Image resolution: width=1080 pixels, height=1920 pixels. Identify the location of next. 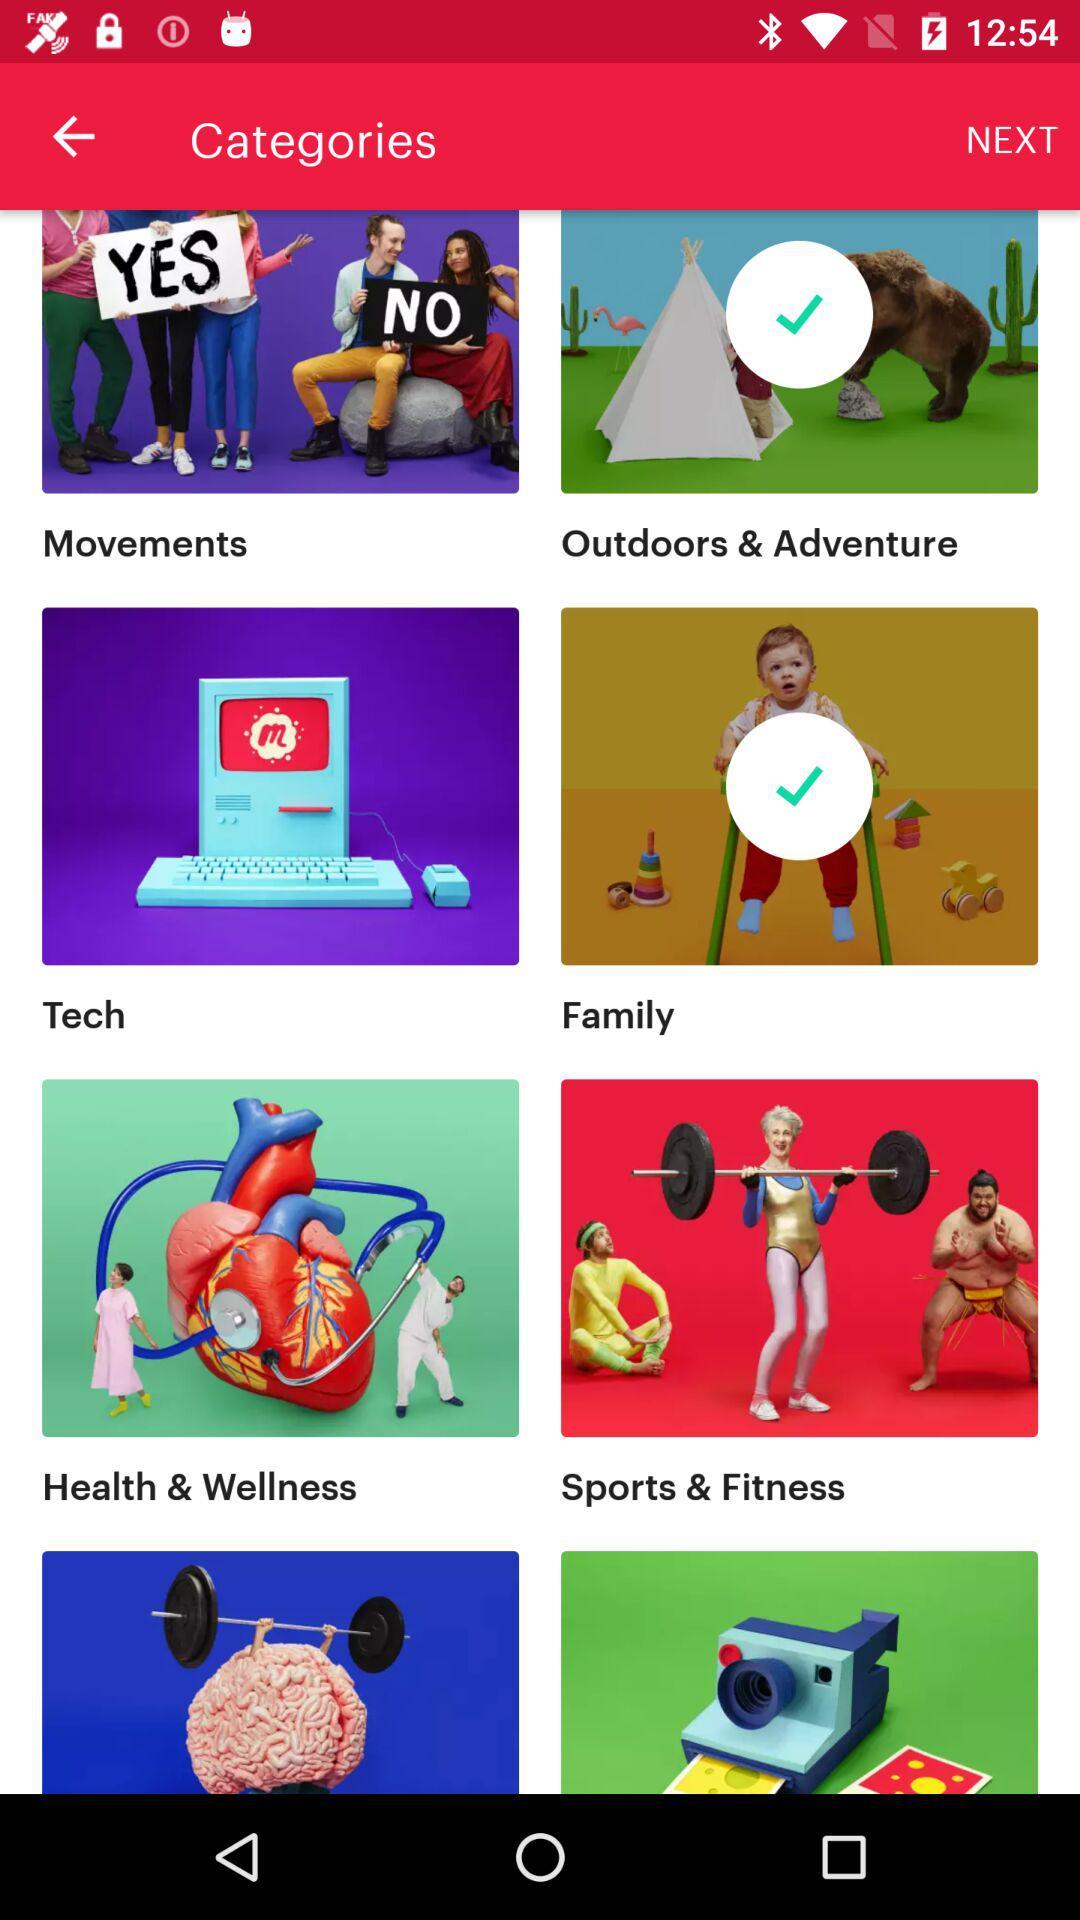
(1012, 135).